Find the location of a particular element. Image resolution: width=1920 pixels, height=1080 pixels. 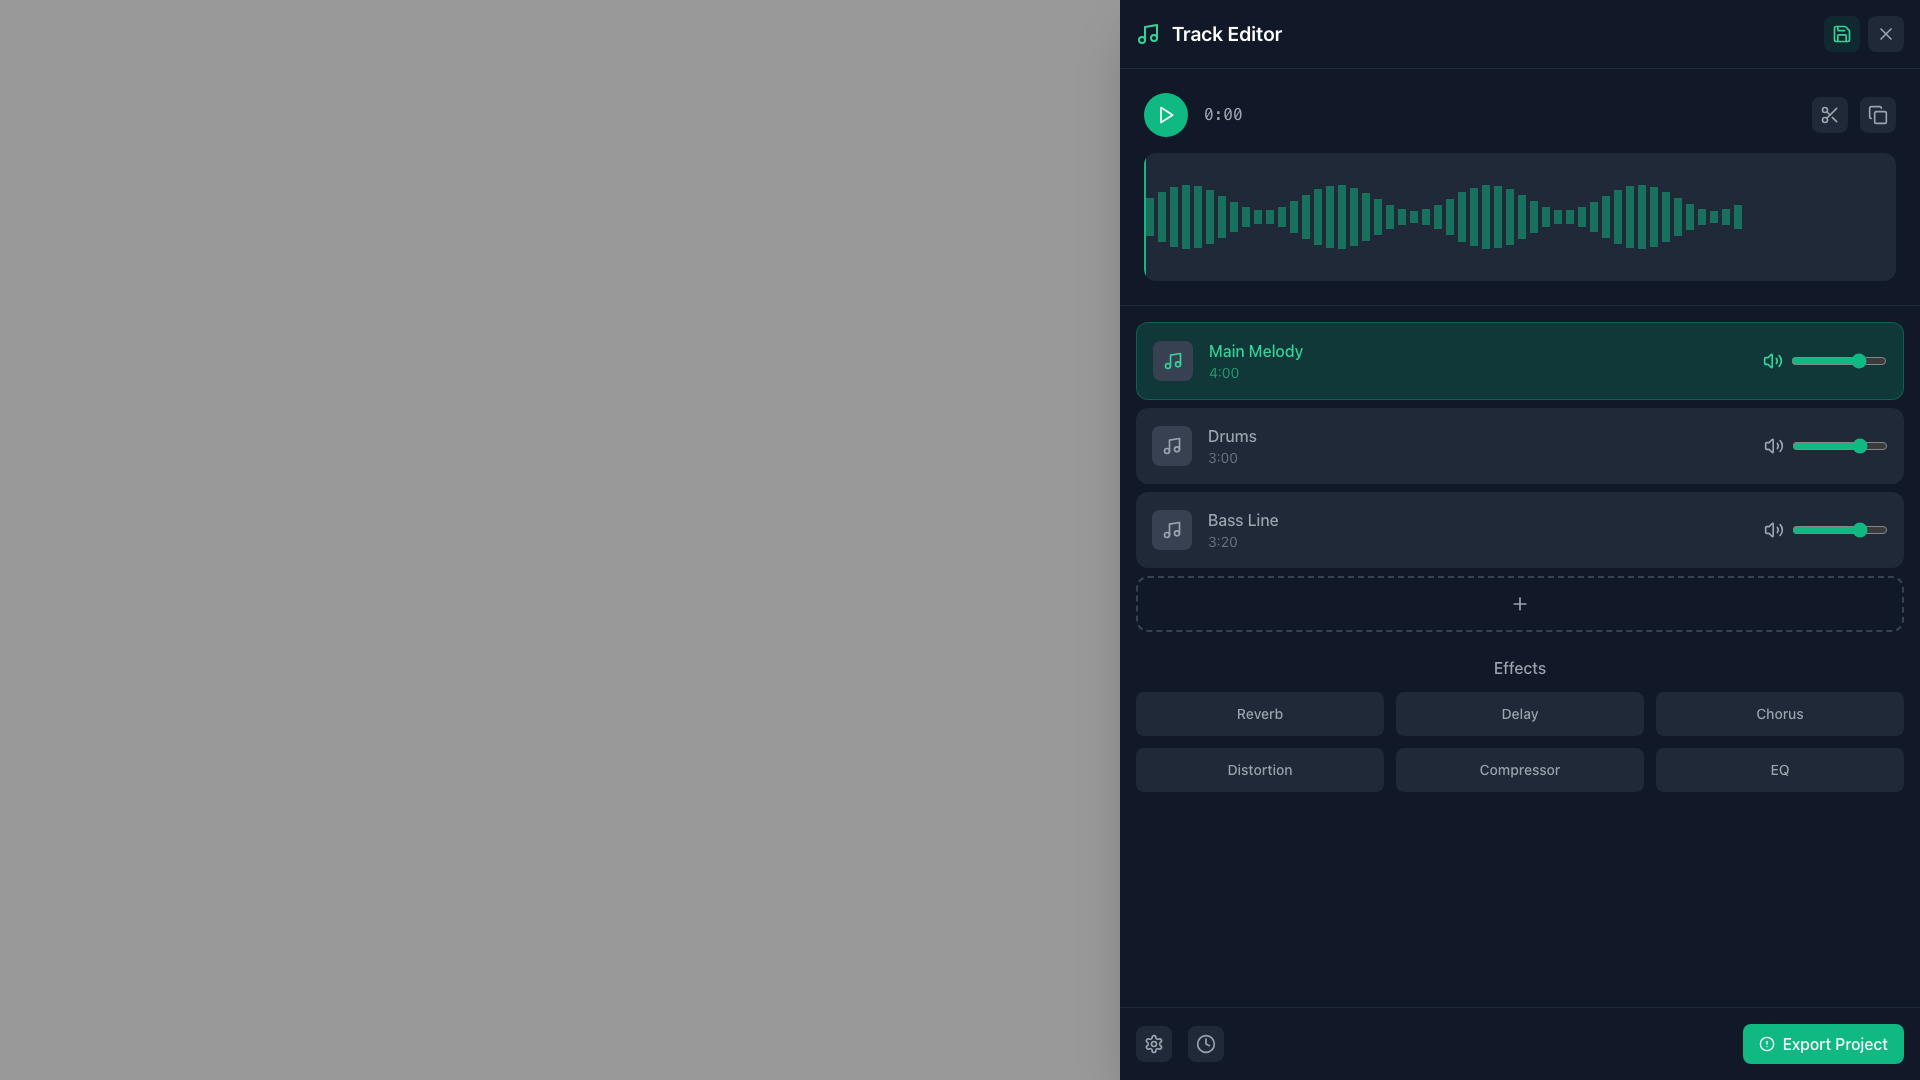

the 59th vertical rectangular muted emerald green waveform bar in the upper-right section of the waveform visualization in the track editor interface is located at coordinates (1725, 216).